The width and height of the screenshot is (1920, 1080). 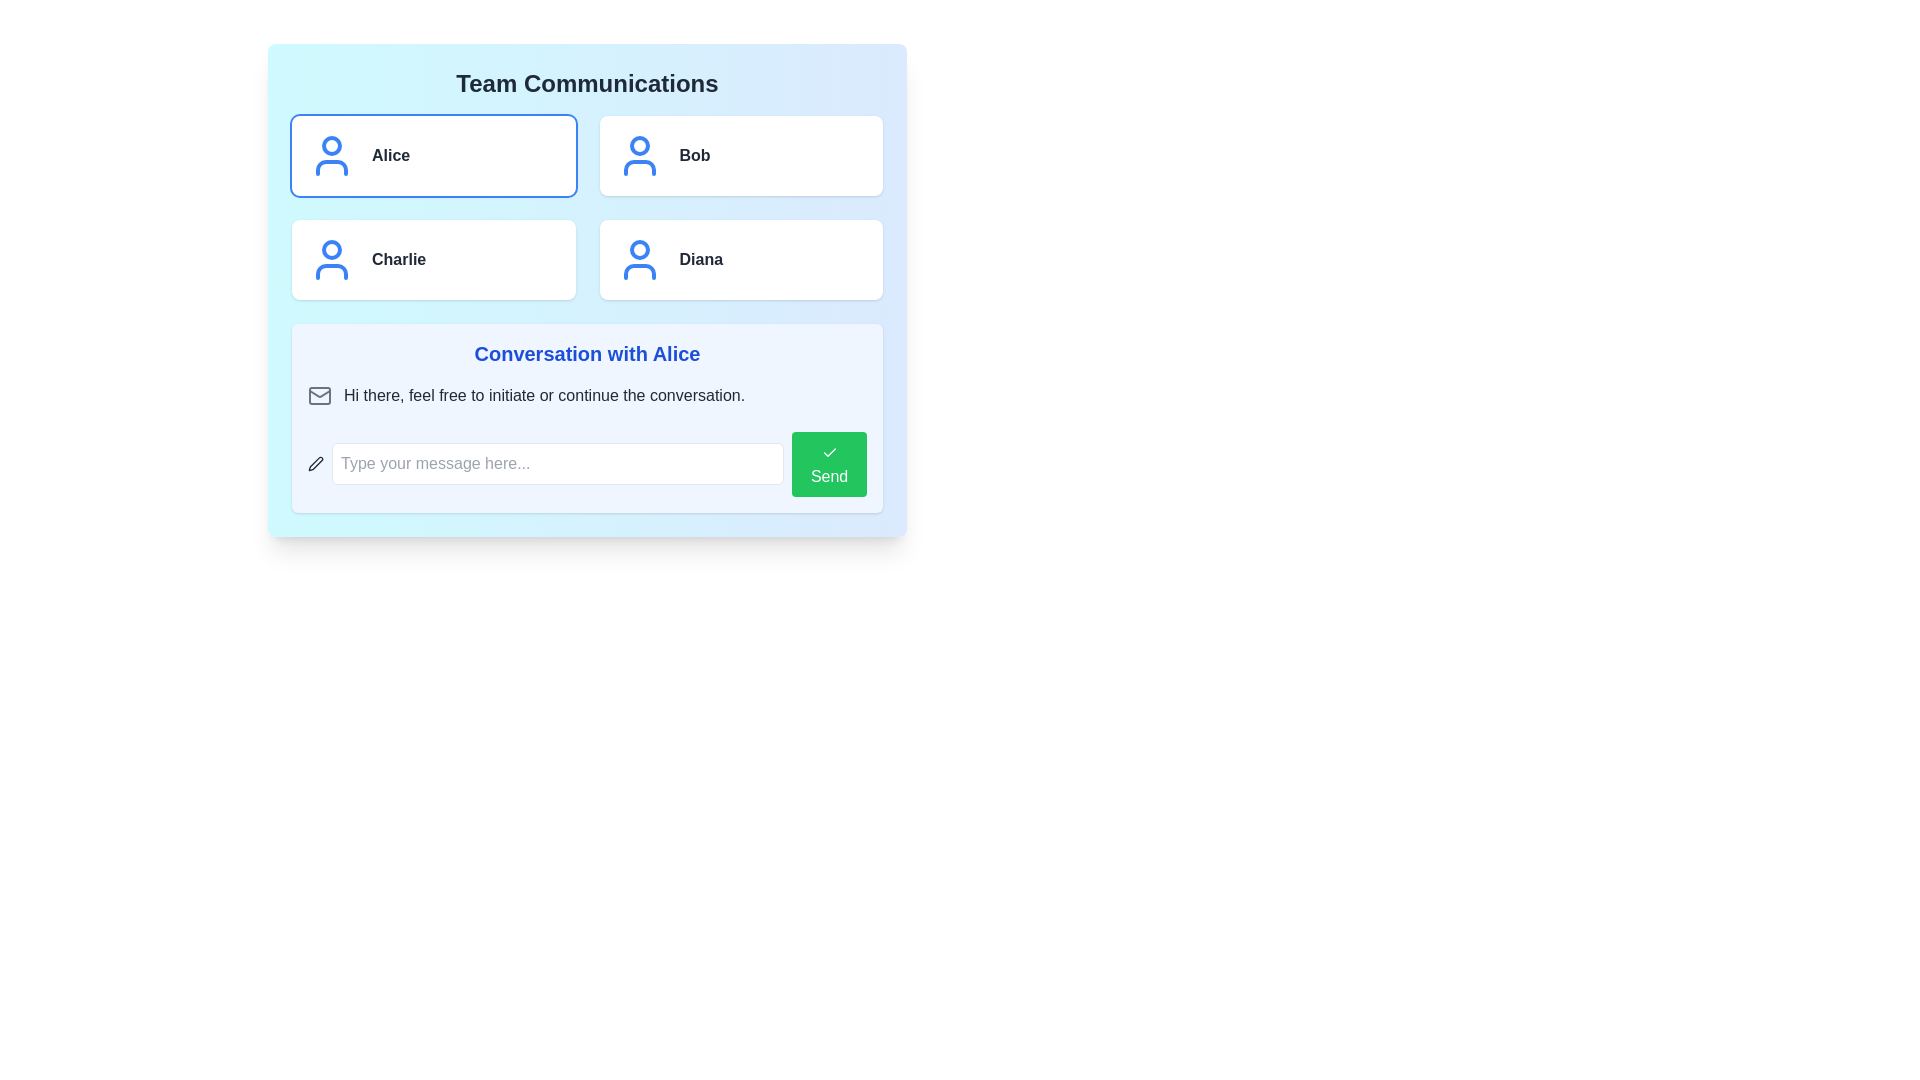 What do you see at coordinates (829, 464) in the screenshot?
I see `the green rectangular button labeled 'Send' with a checkmark icon above the text` at bounding box center [829, 464].